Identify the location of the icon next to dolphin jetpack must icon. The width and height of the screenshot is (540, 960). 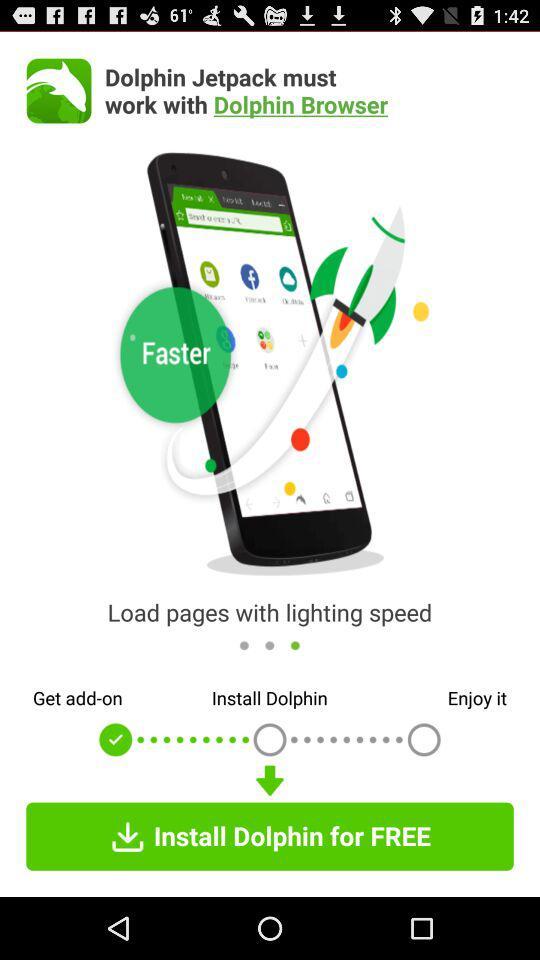
(59, 90).